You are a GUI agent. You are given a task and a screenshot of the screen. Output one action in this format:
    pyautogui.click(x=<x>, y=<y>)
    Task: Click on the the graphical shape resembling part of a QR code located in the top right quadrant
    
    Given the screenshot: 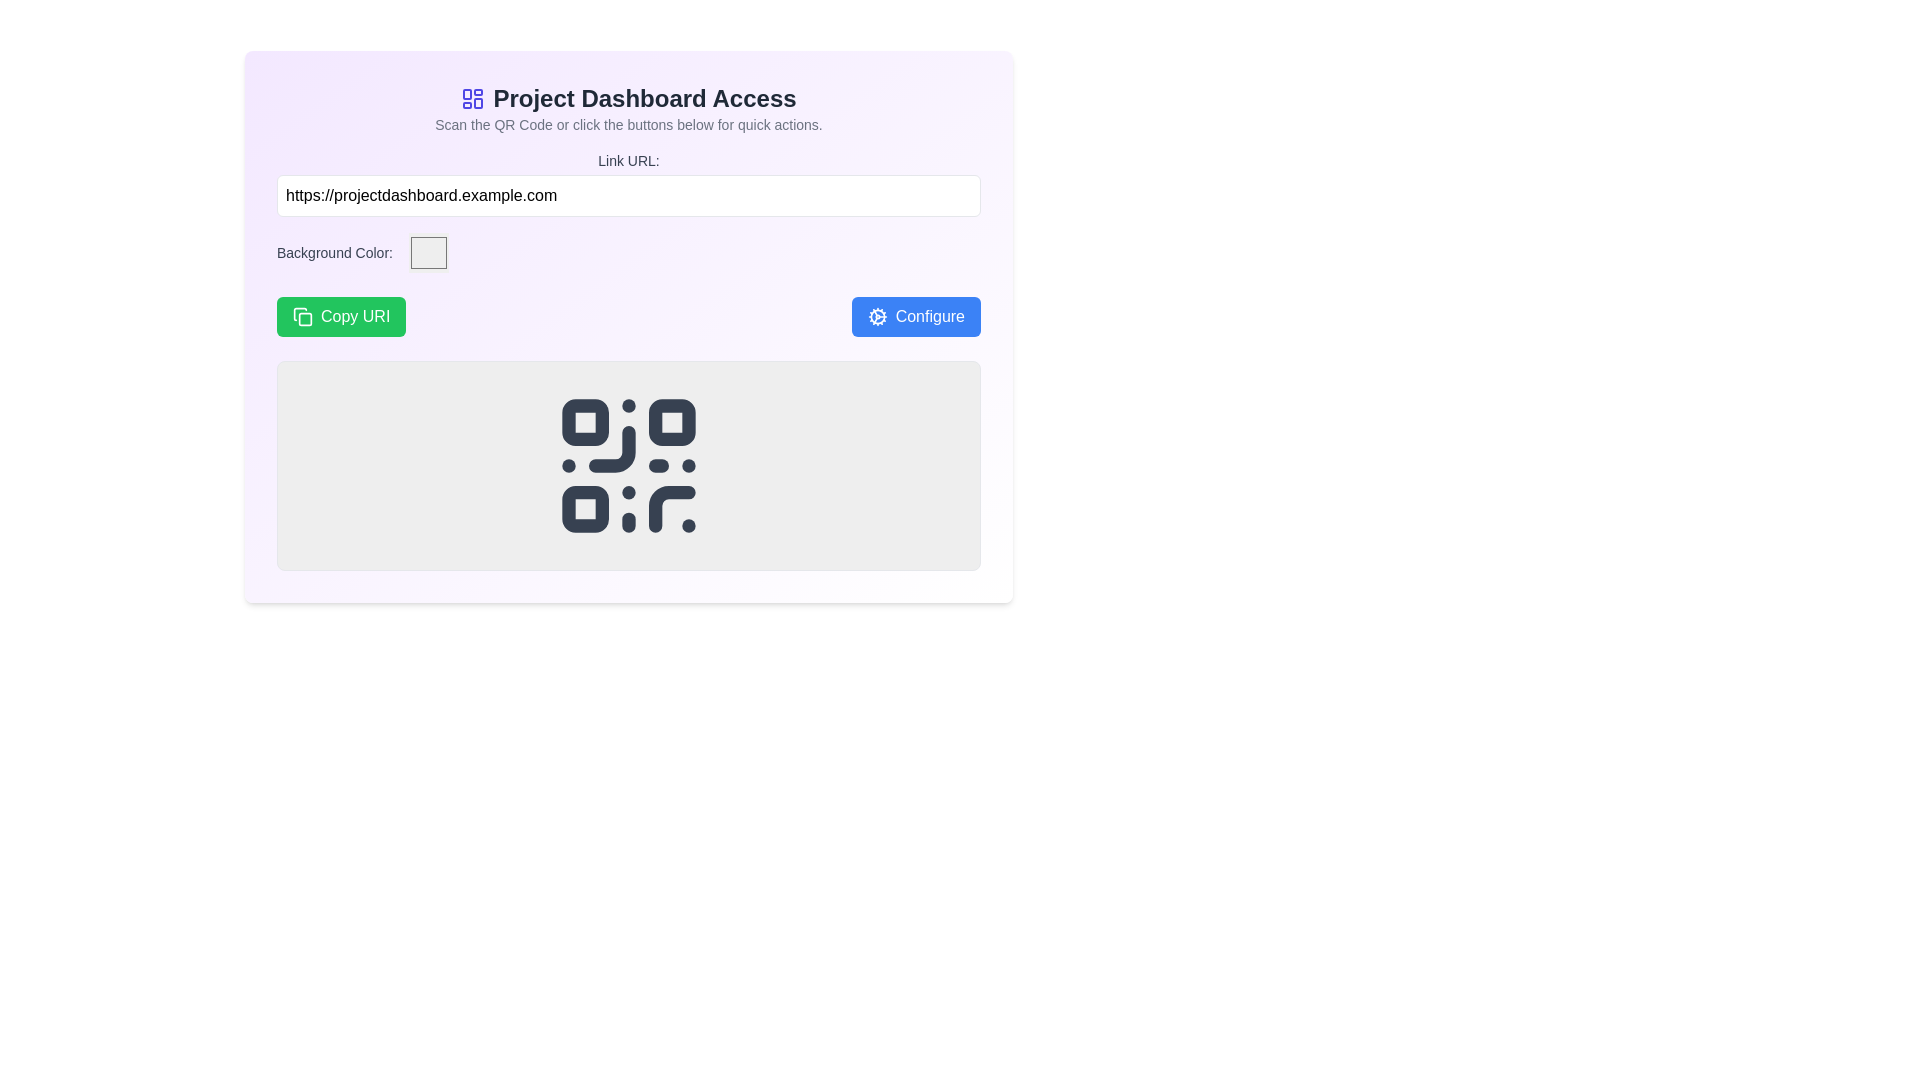 What is the action you would take?
    pyautogui.click(x=611, y=448)
    